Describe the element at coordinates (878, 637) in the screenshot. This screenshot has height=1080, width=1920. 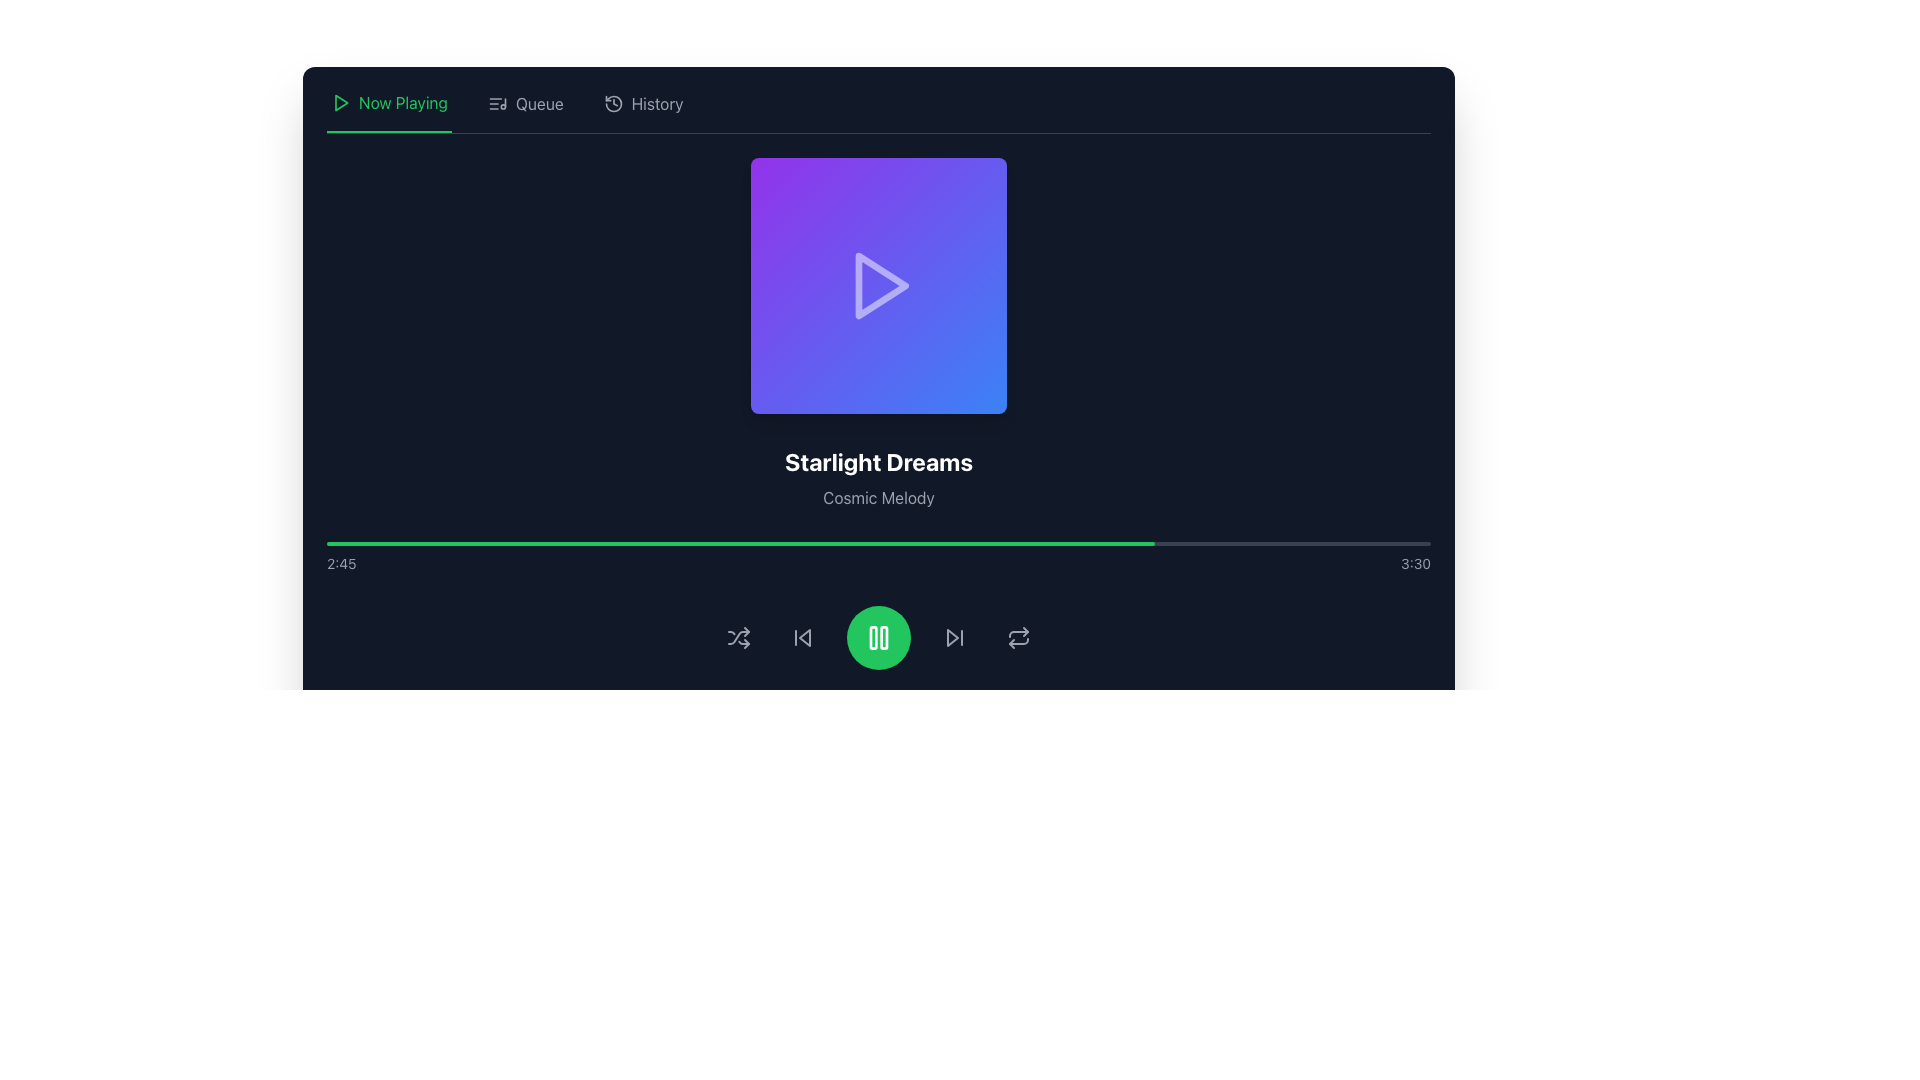
I see `the pause button icon located within the green circular button at the bottom center of the music playback area to observe the hover effect` at that location.